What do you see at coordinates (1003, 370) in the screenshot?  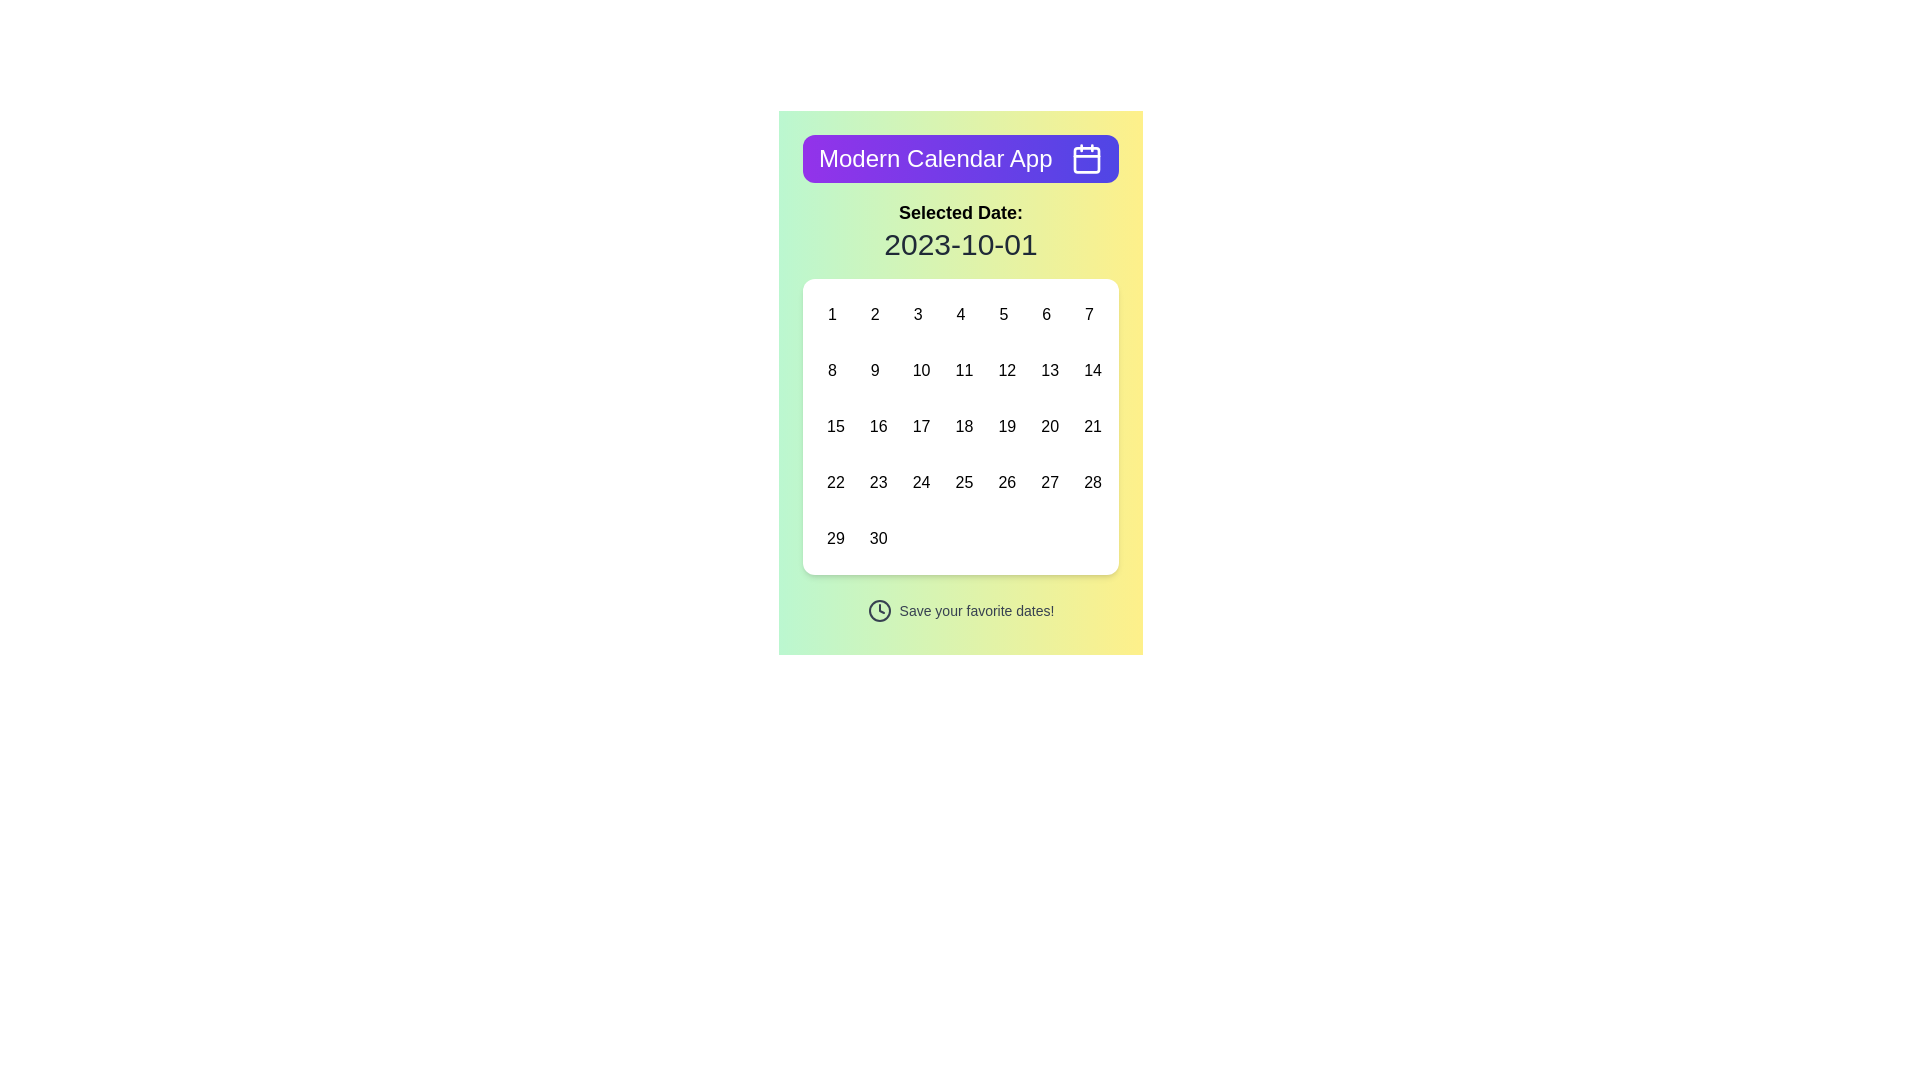 I see `the button representing the date 12 in the calendar` at bounding box center [1003, 370].